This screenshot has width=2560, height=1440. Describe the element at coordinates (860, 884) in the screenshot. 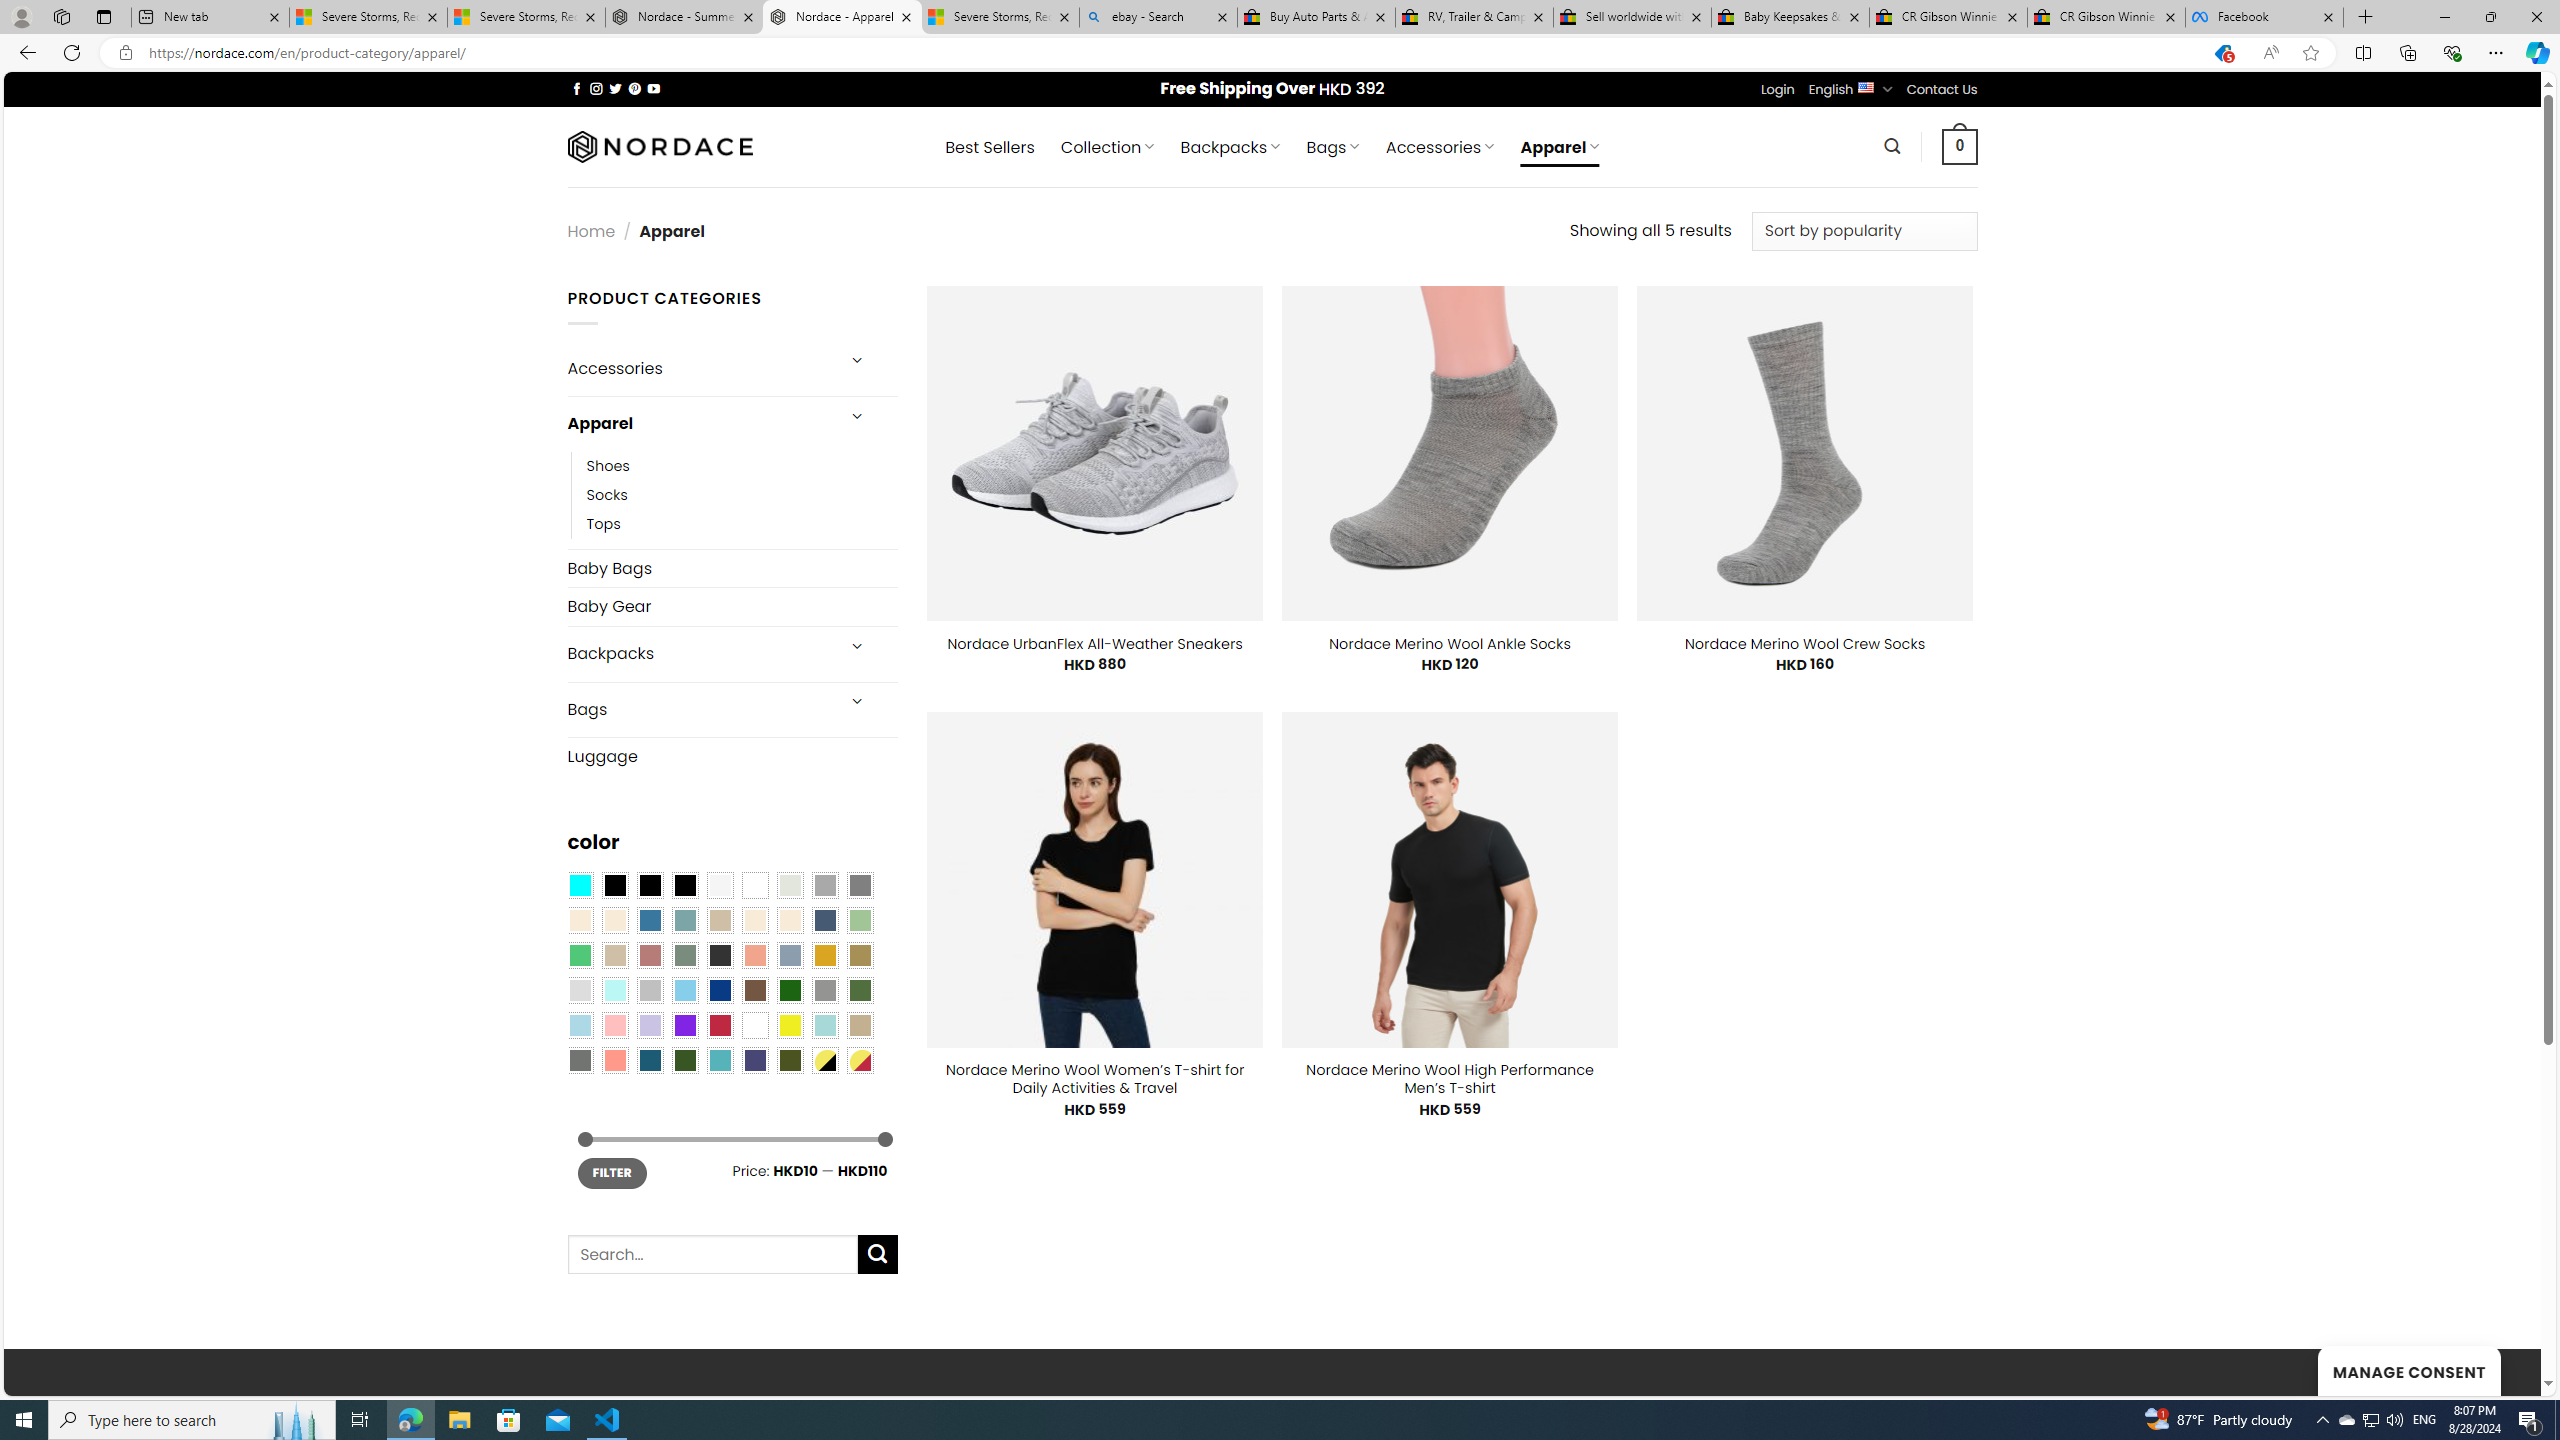

I see `'All Gray'` at that location.